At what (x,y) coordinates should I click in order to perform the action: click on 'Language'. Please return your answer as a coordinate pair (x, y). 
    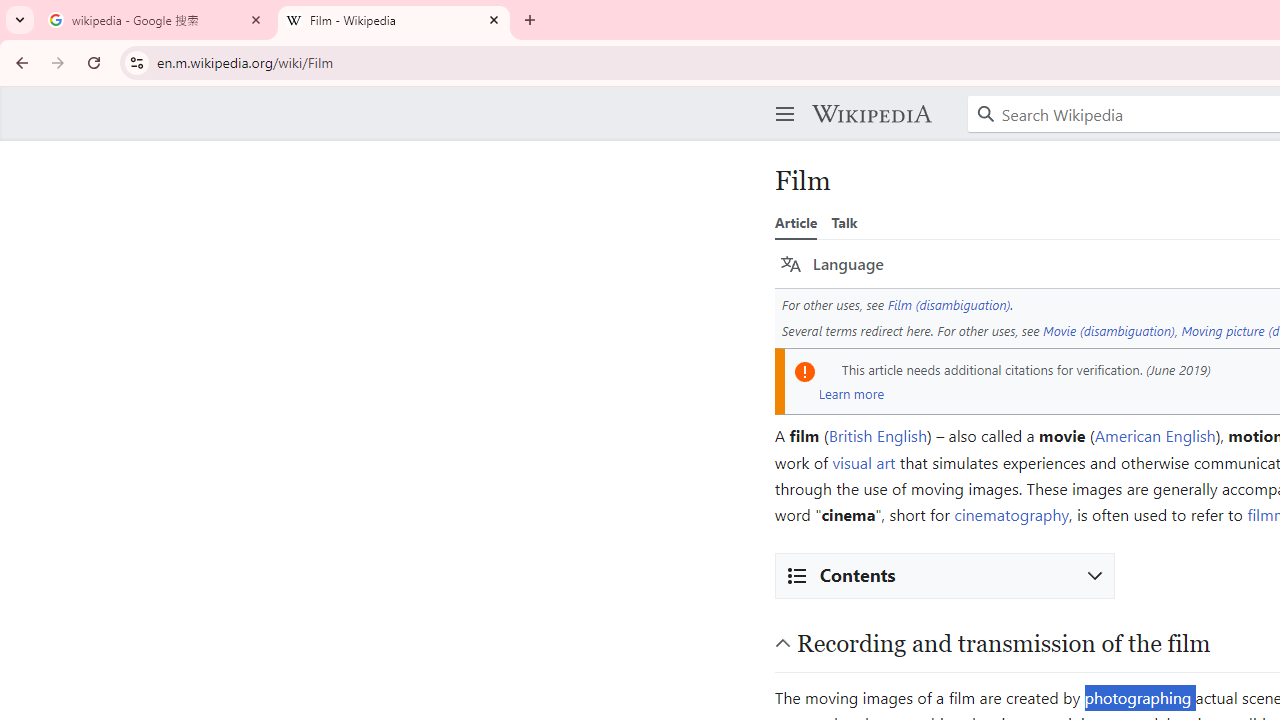
    Looking at the image, I should click on (832, 263).